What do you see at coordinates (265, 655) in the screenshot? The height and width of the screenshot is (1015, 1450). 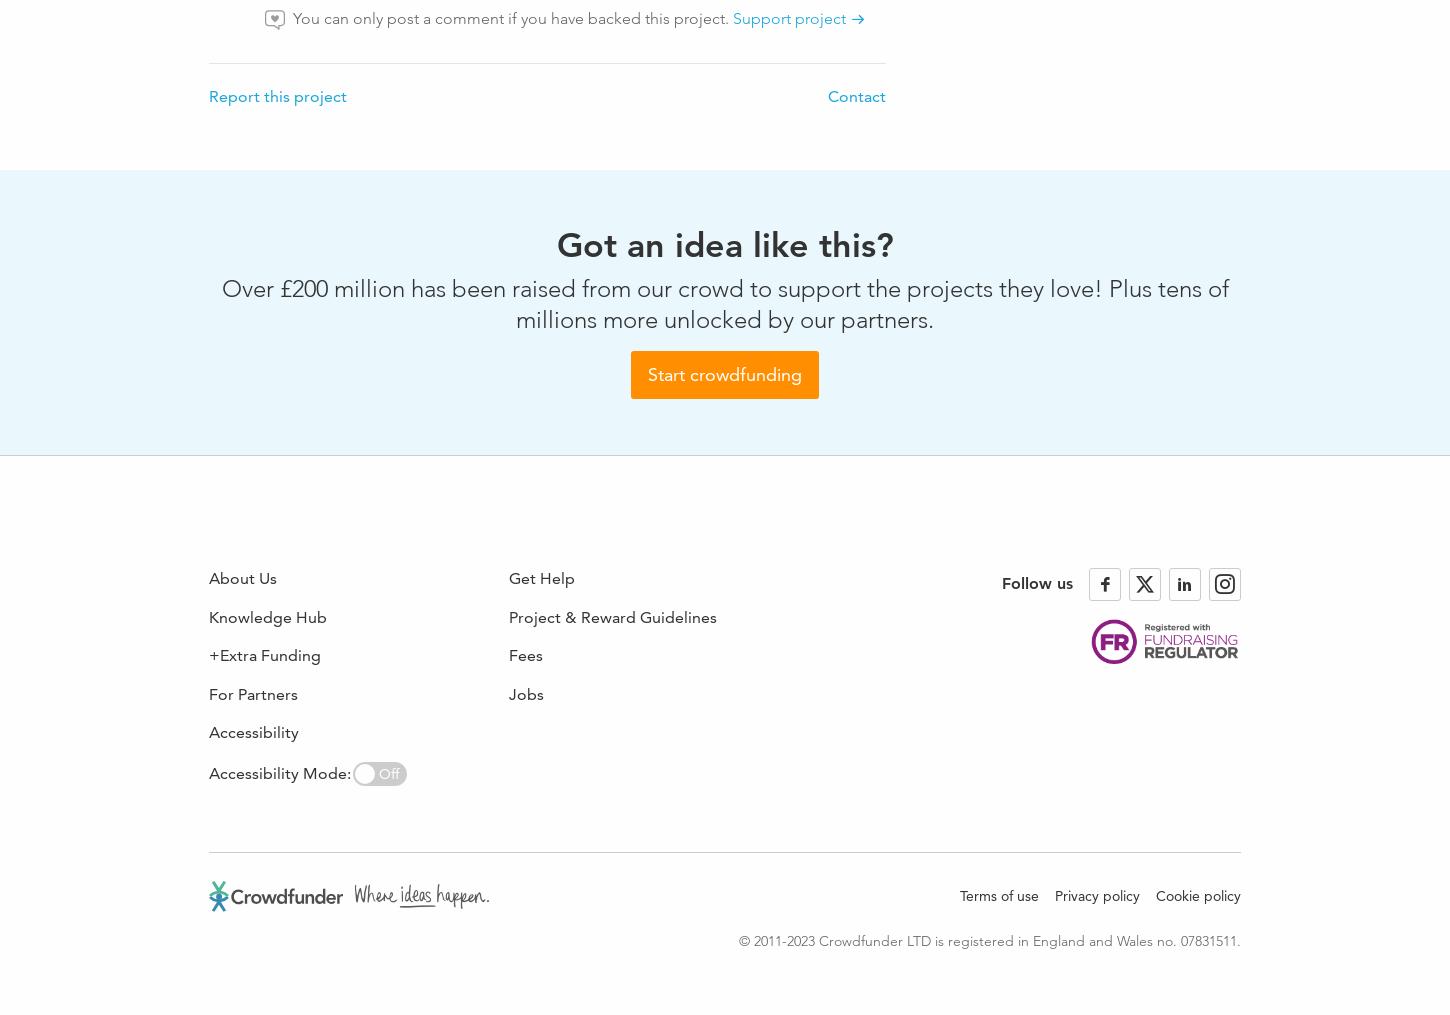 I see `'+Extra Funding'` at bounding box center [265, 655].